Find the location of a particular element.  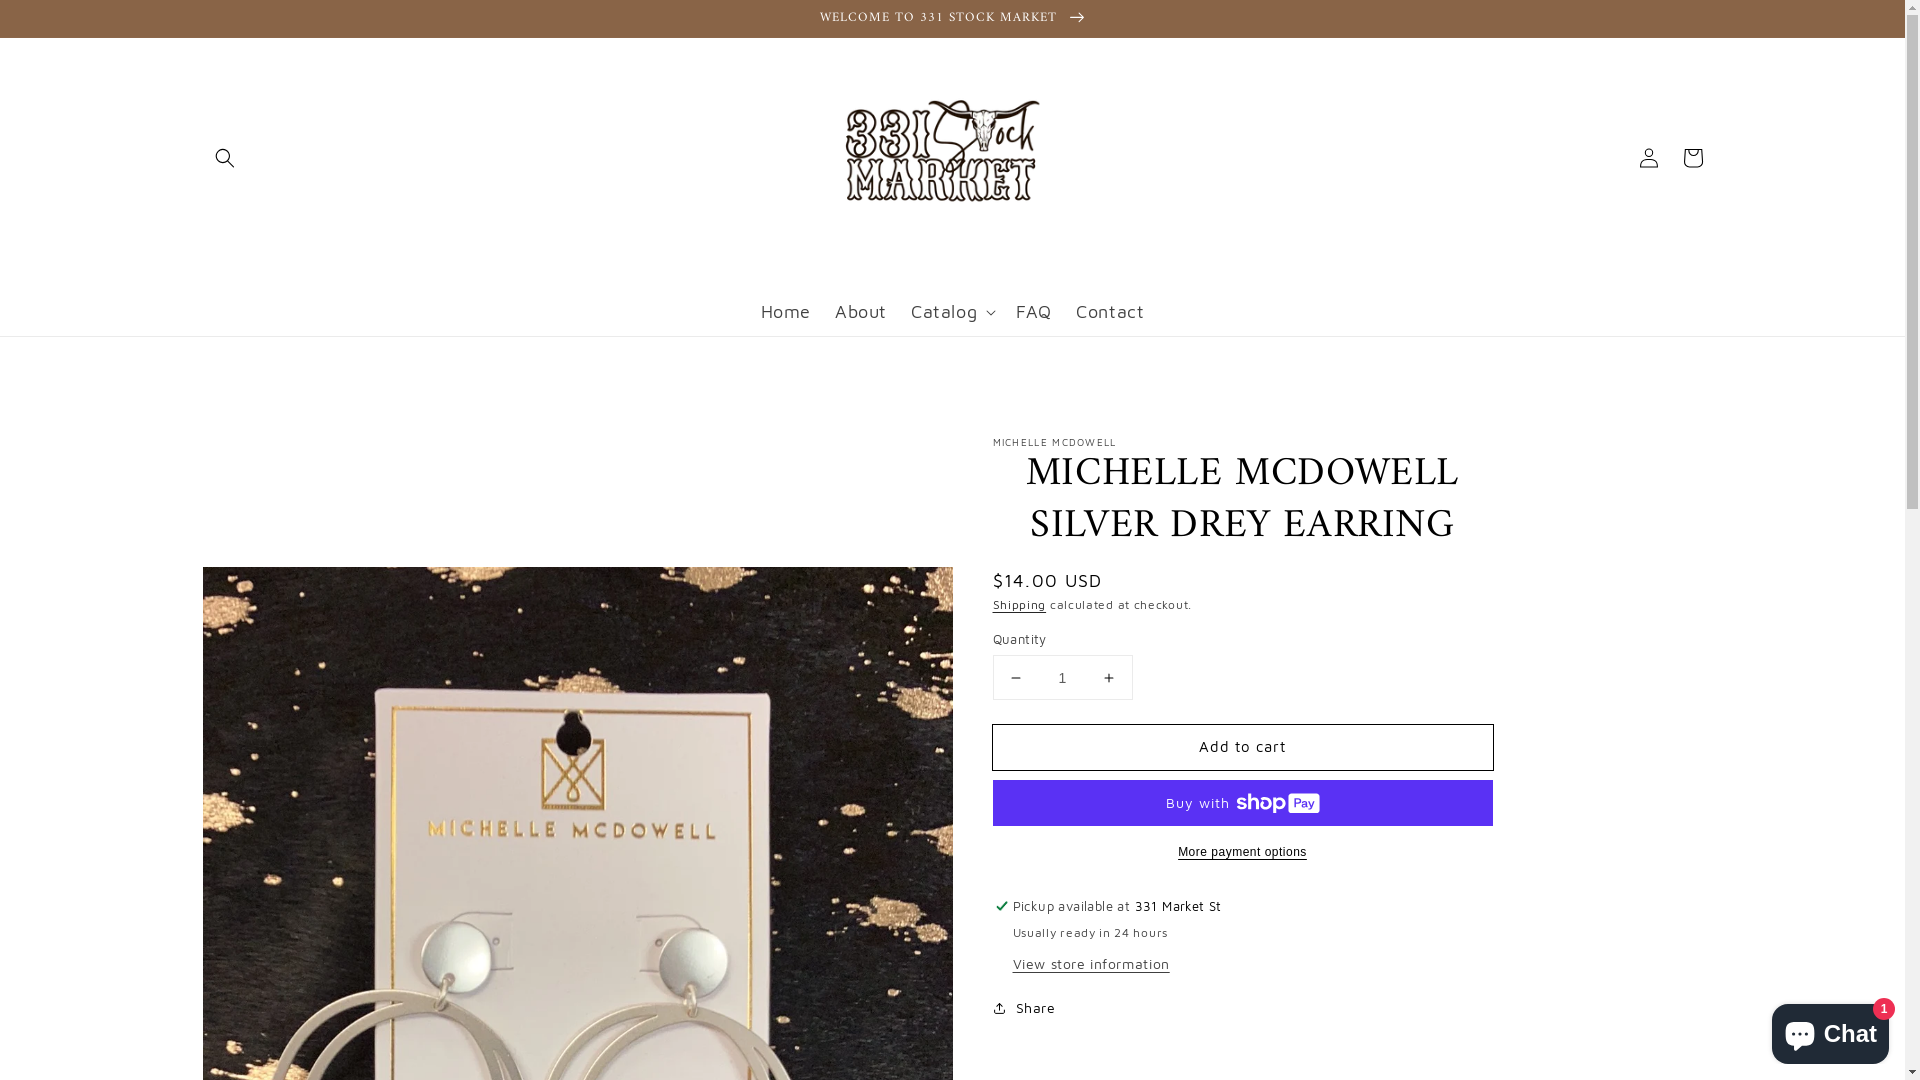

'Home' is located at coordinates (747, 311).